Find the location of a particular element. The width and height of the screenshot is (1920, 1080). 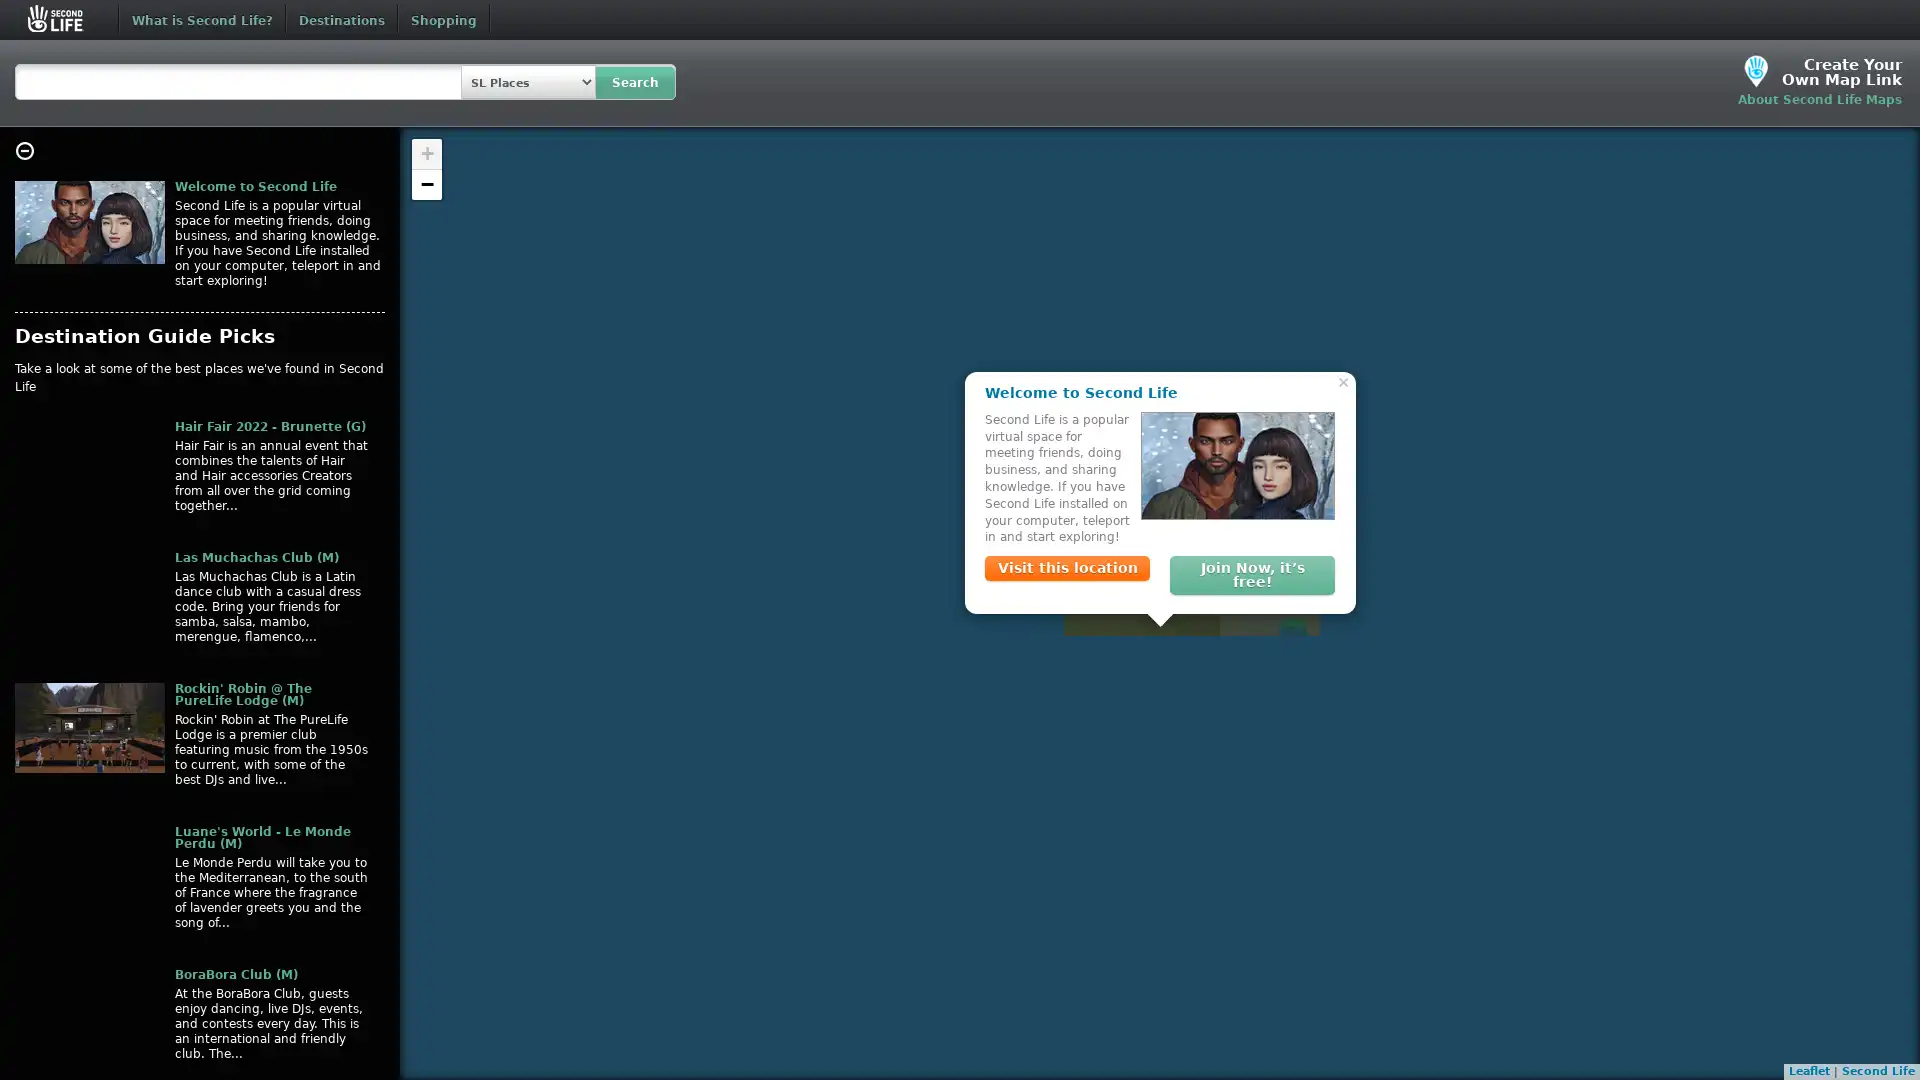

Zoom out is located at coordinates (426, 185).